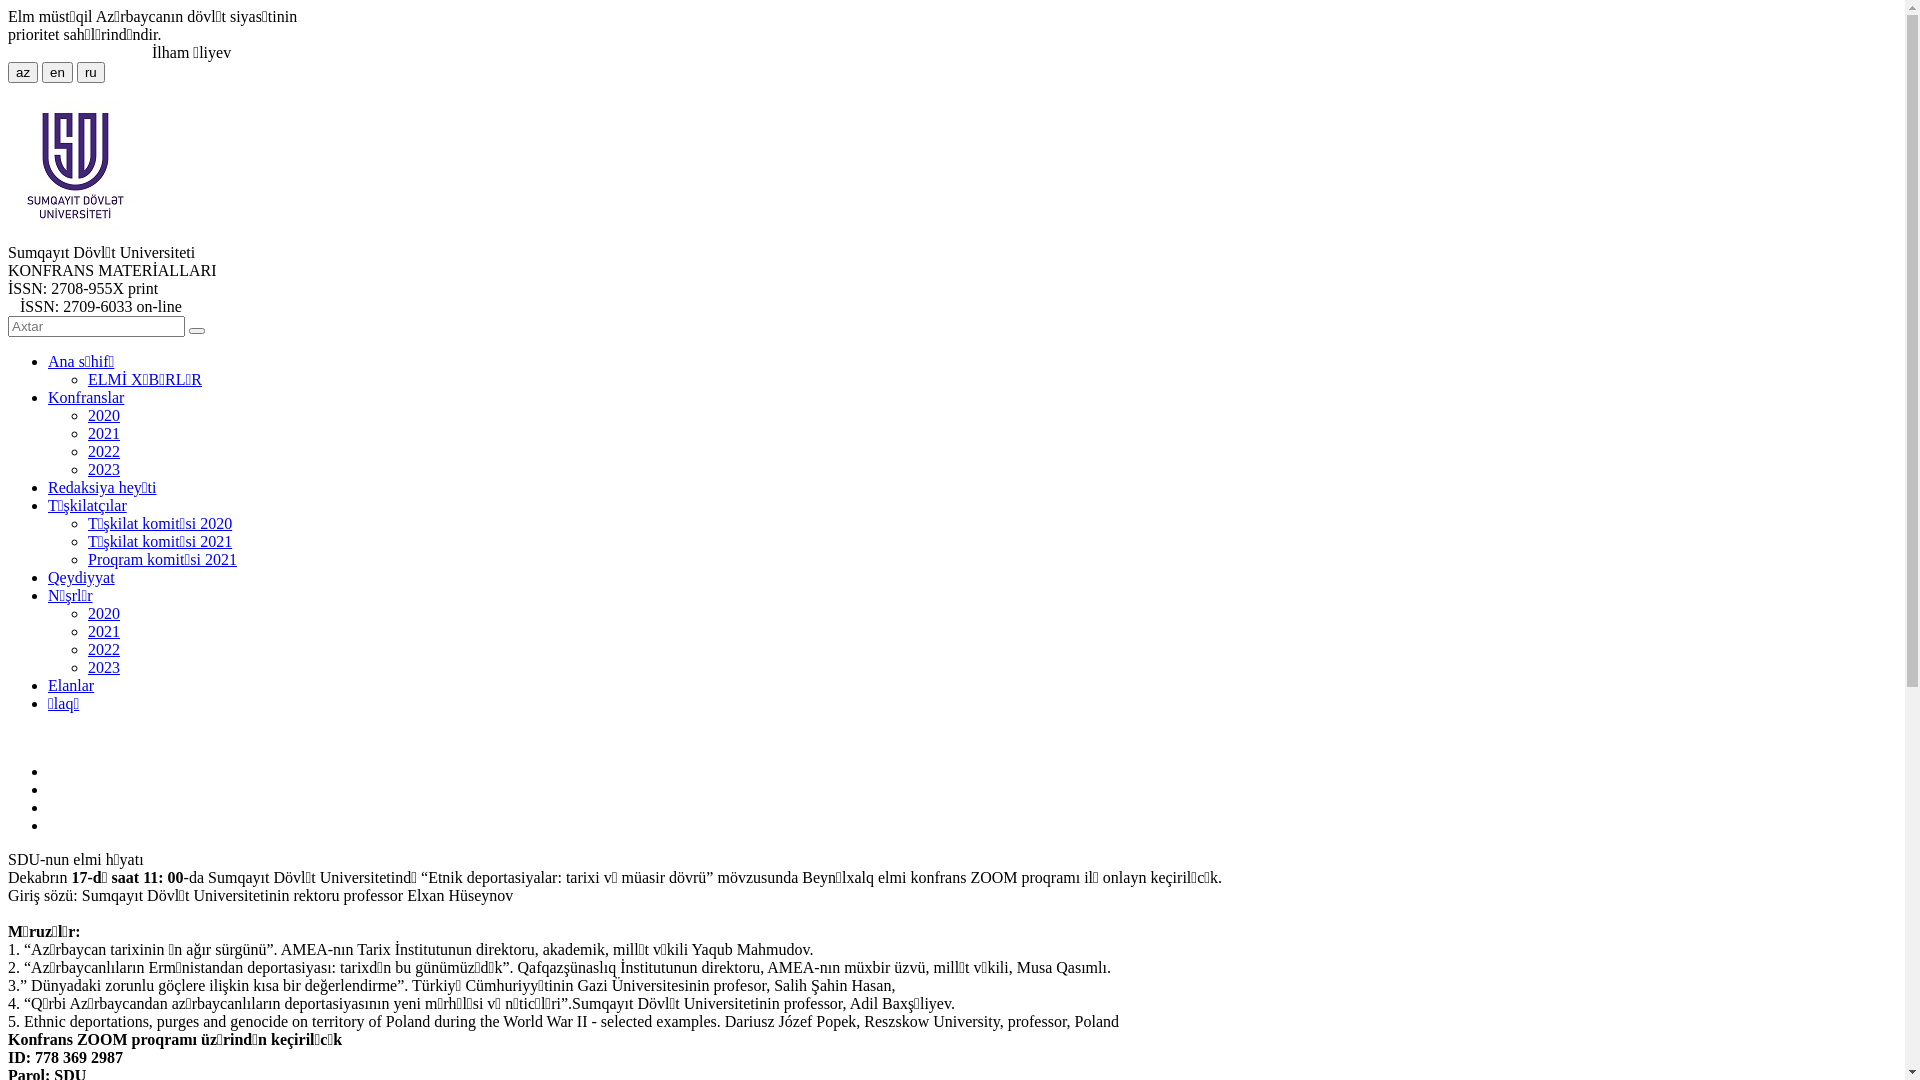 This screenshot has height=1080, width=1920. Describe the element at coordinates (80, 577) in the screenshot. I see `'Qeydiyyat'` at that location.